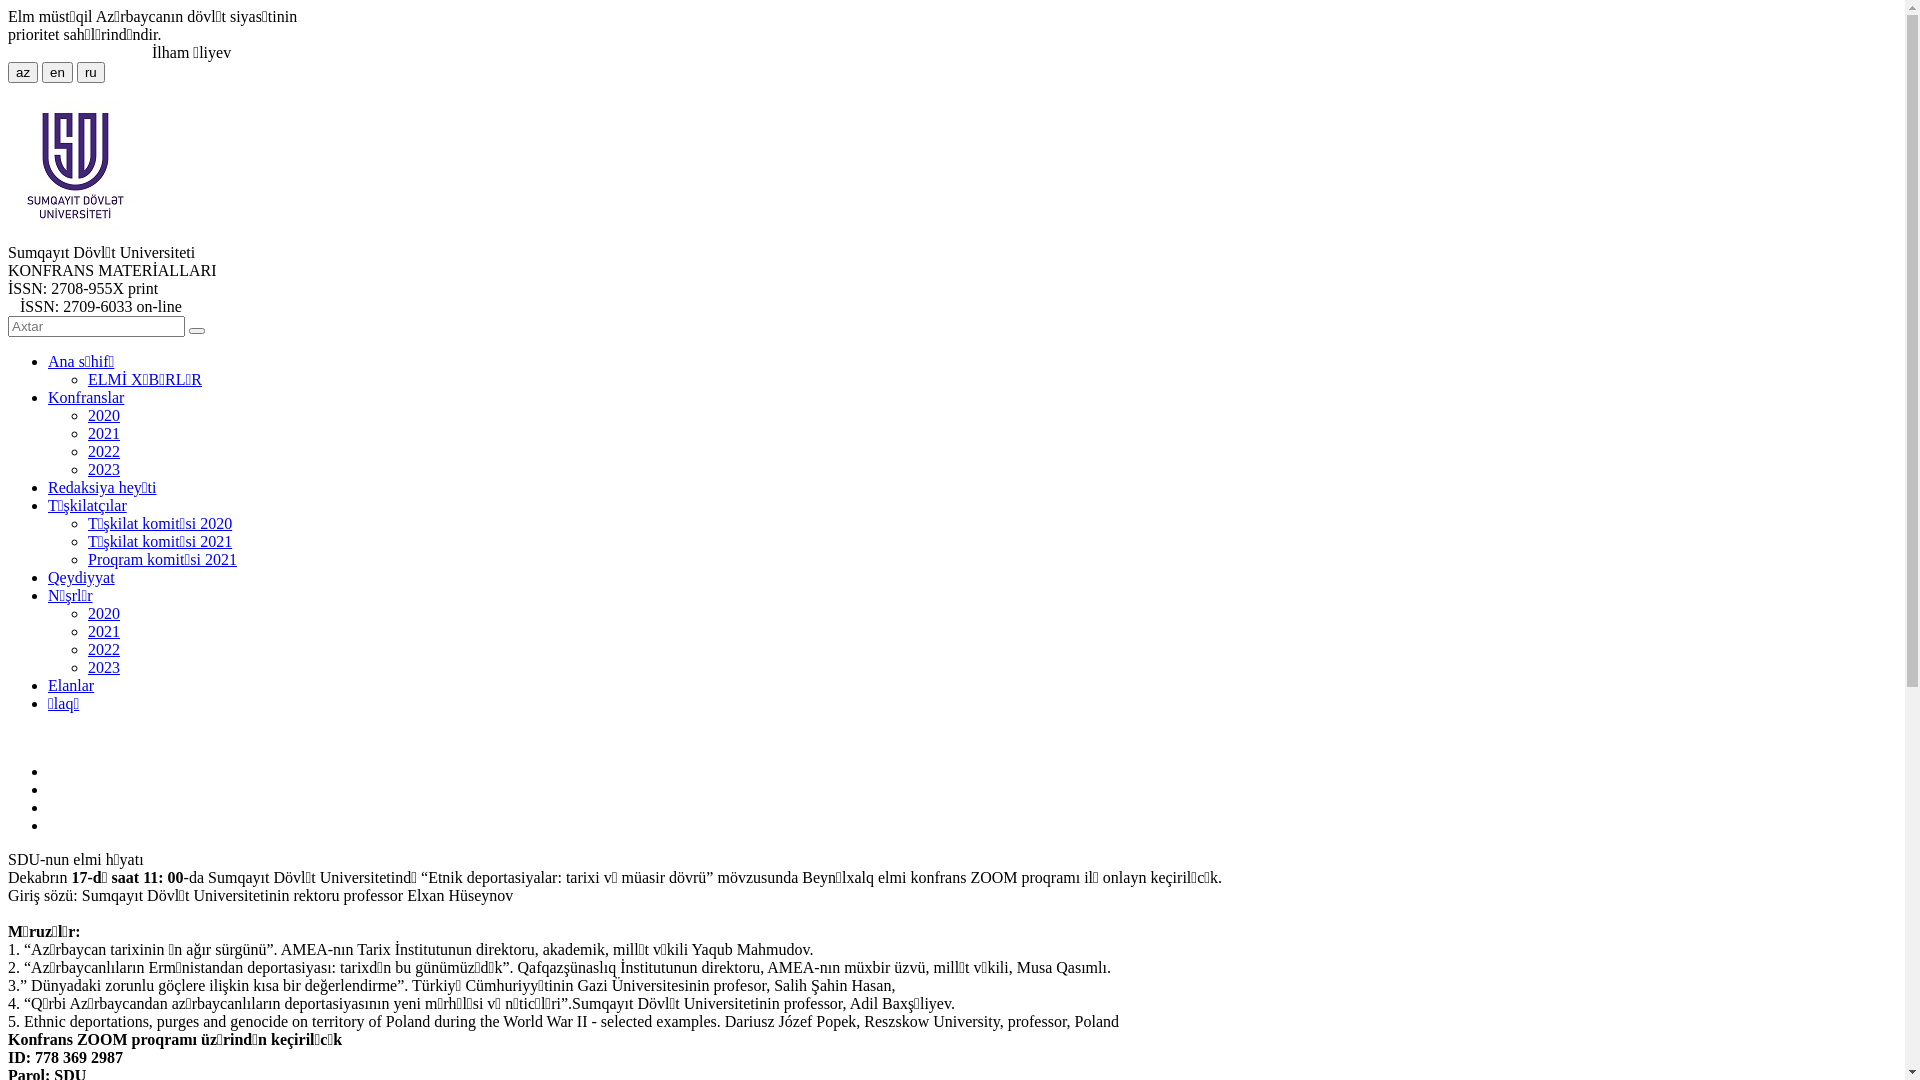 This screenshot has height=1080, width=1920. Describe the element at coordinates (80, 577) in the screenshot. I see `'Qeydiyyat'` at that location.